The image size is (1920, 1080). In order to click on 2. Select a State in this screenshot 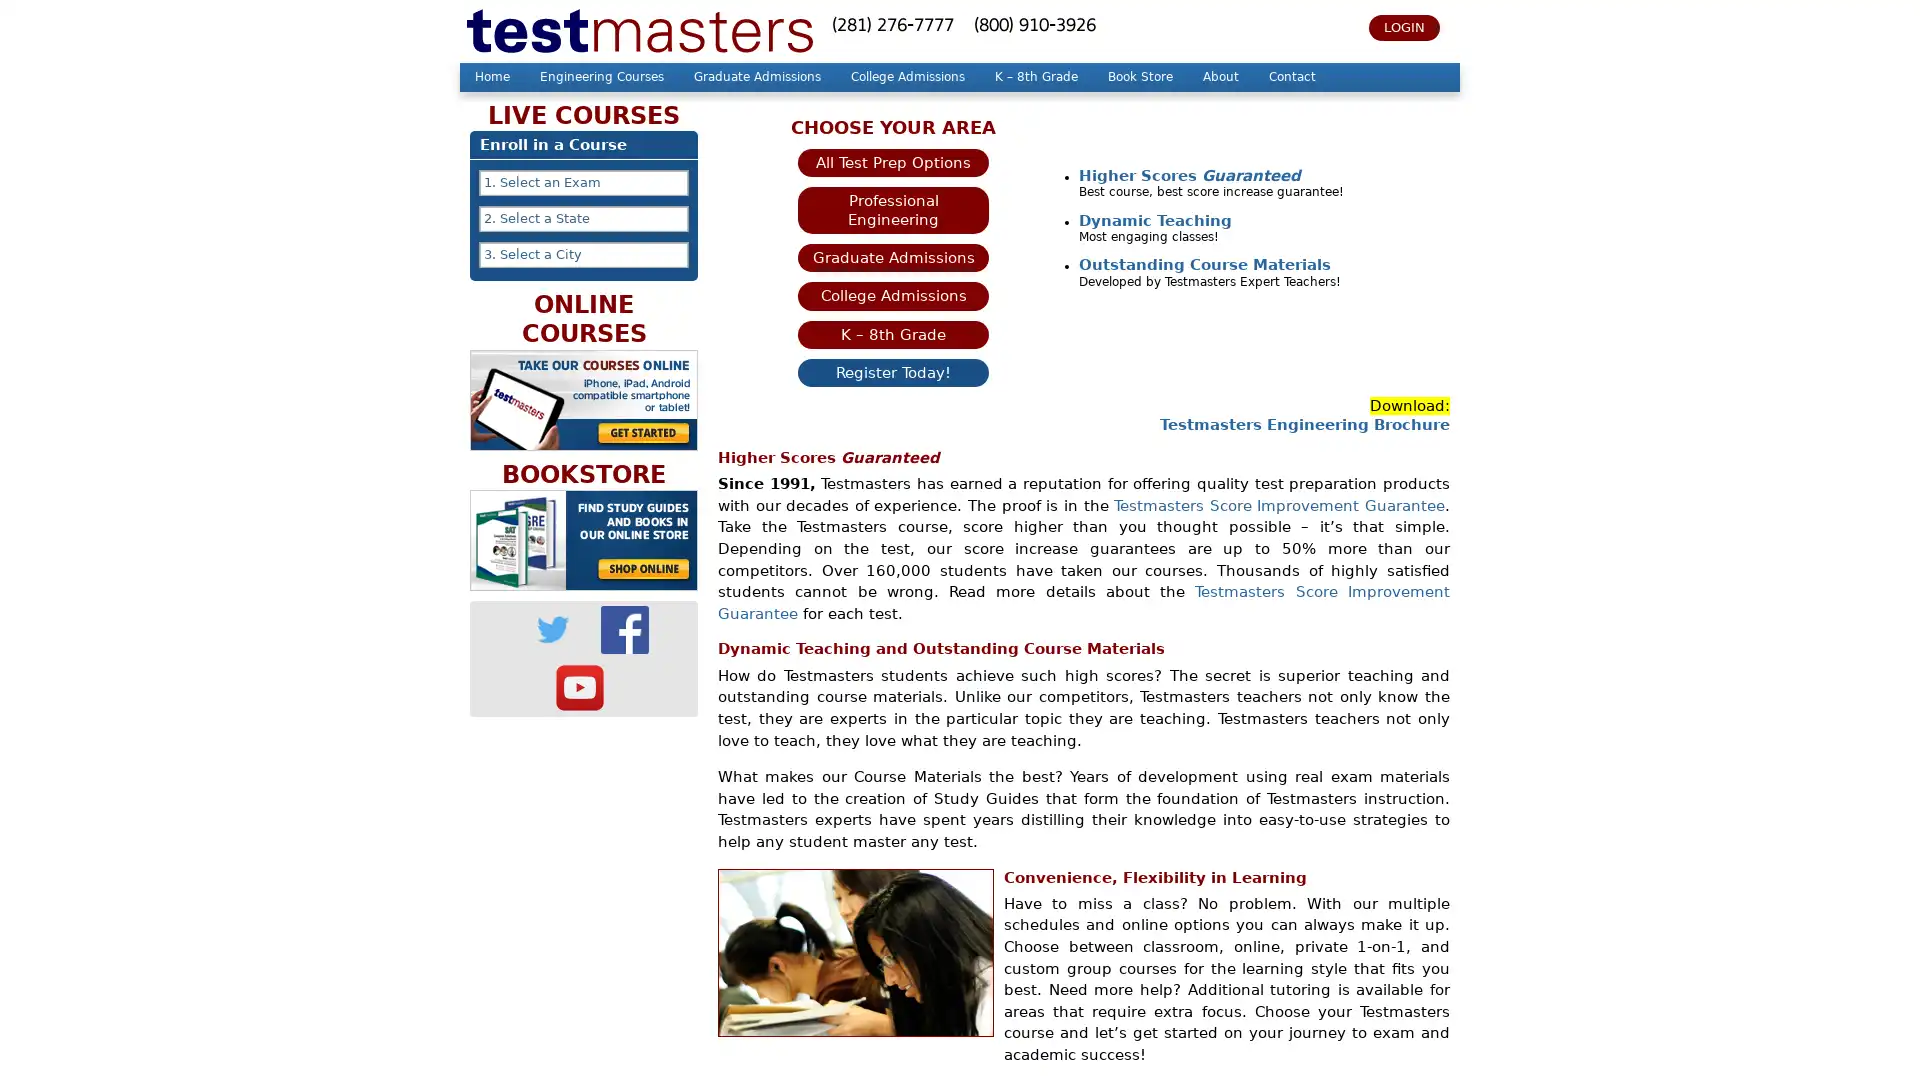, I will do `click(583, 219)`.